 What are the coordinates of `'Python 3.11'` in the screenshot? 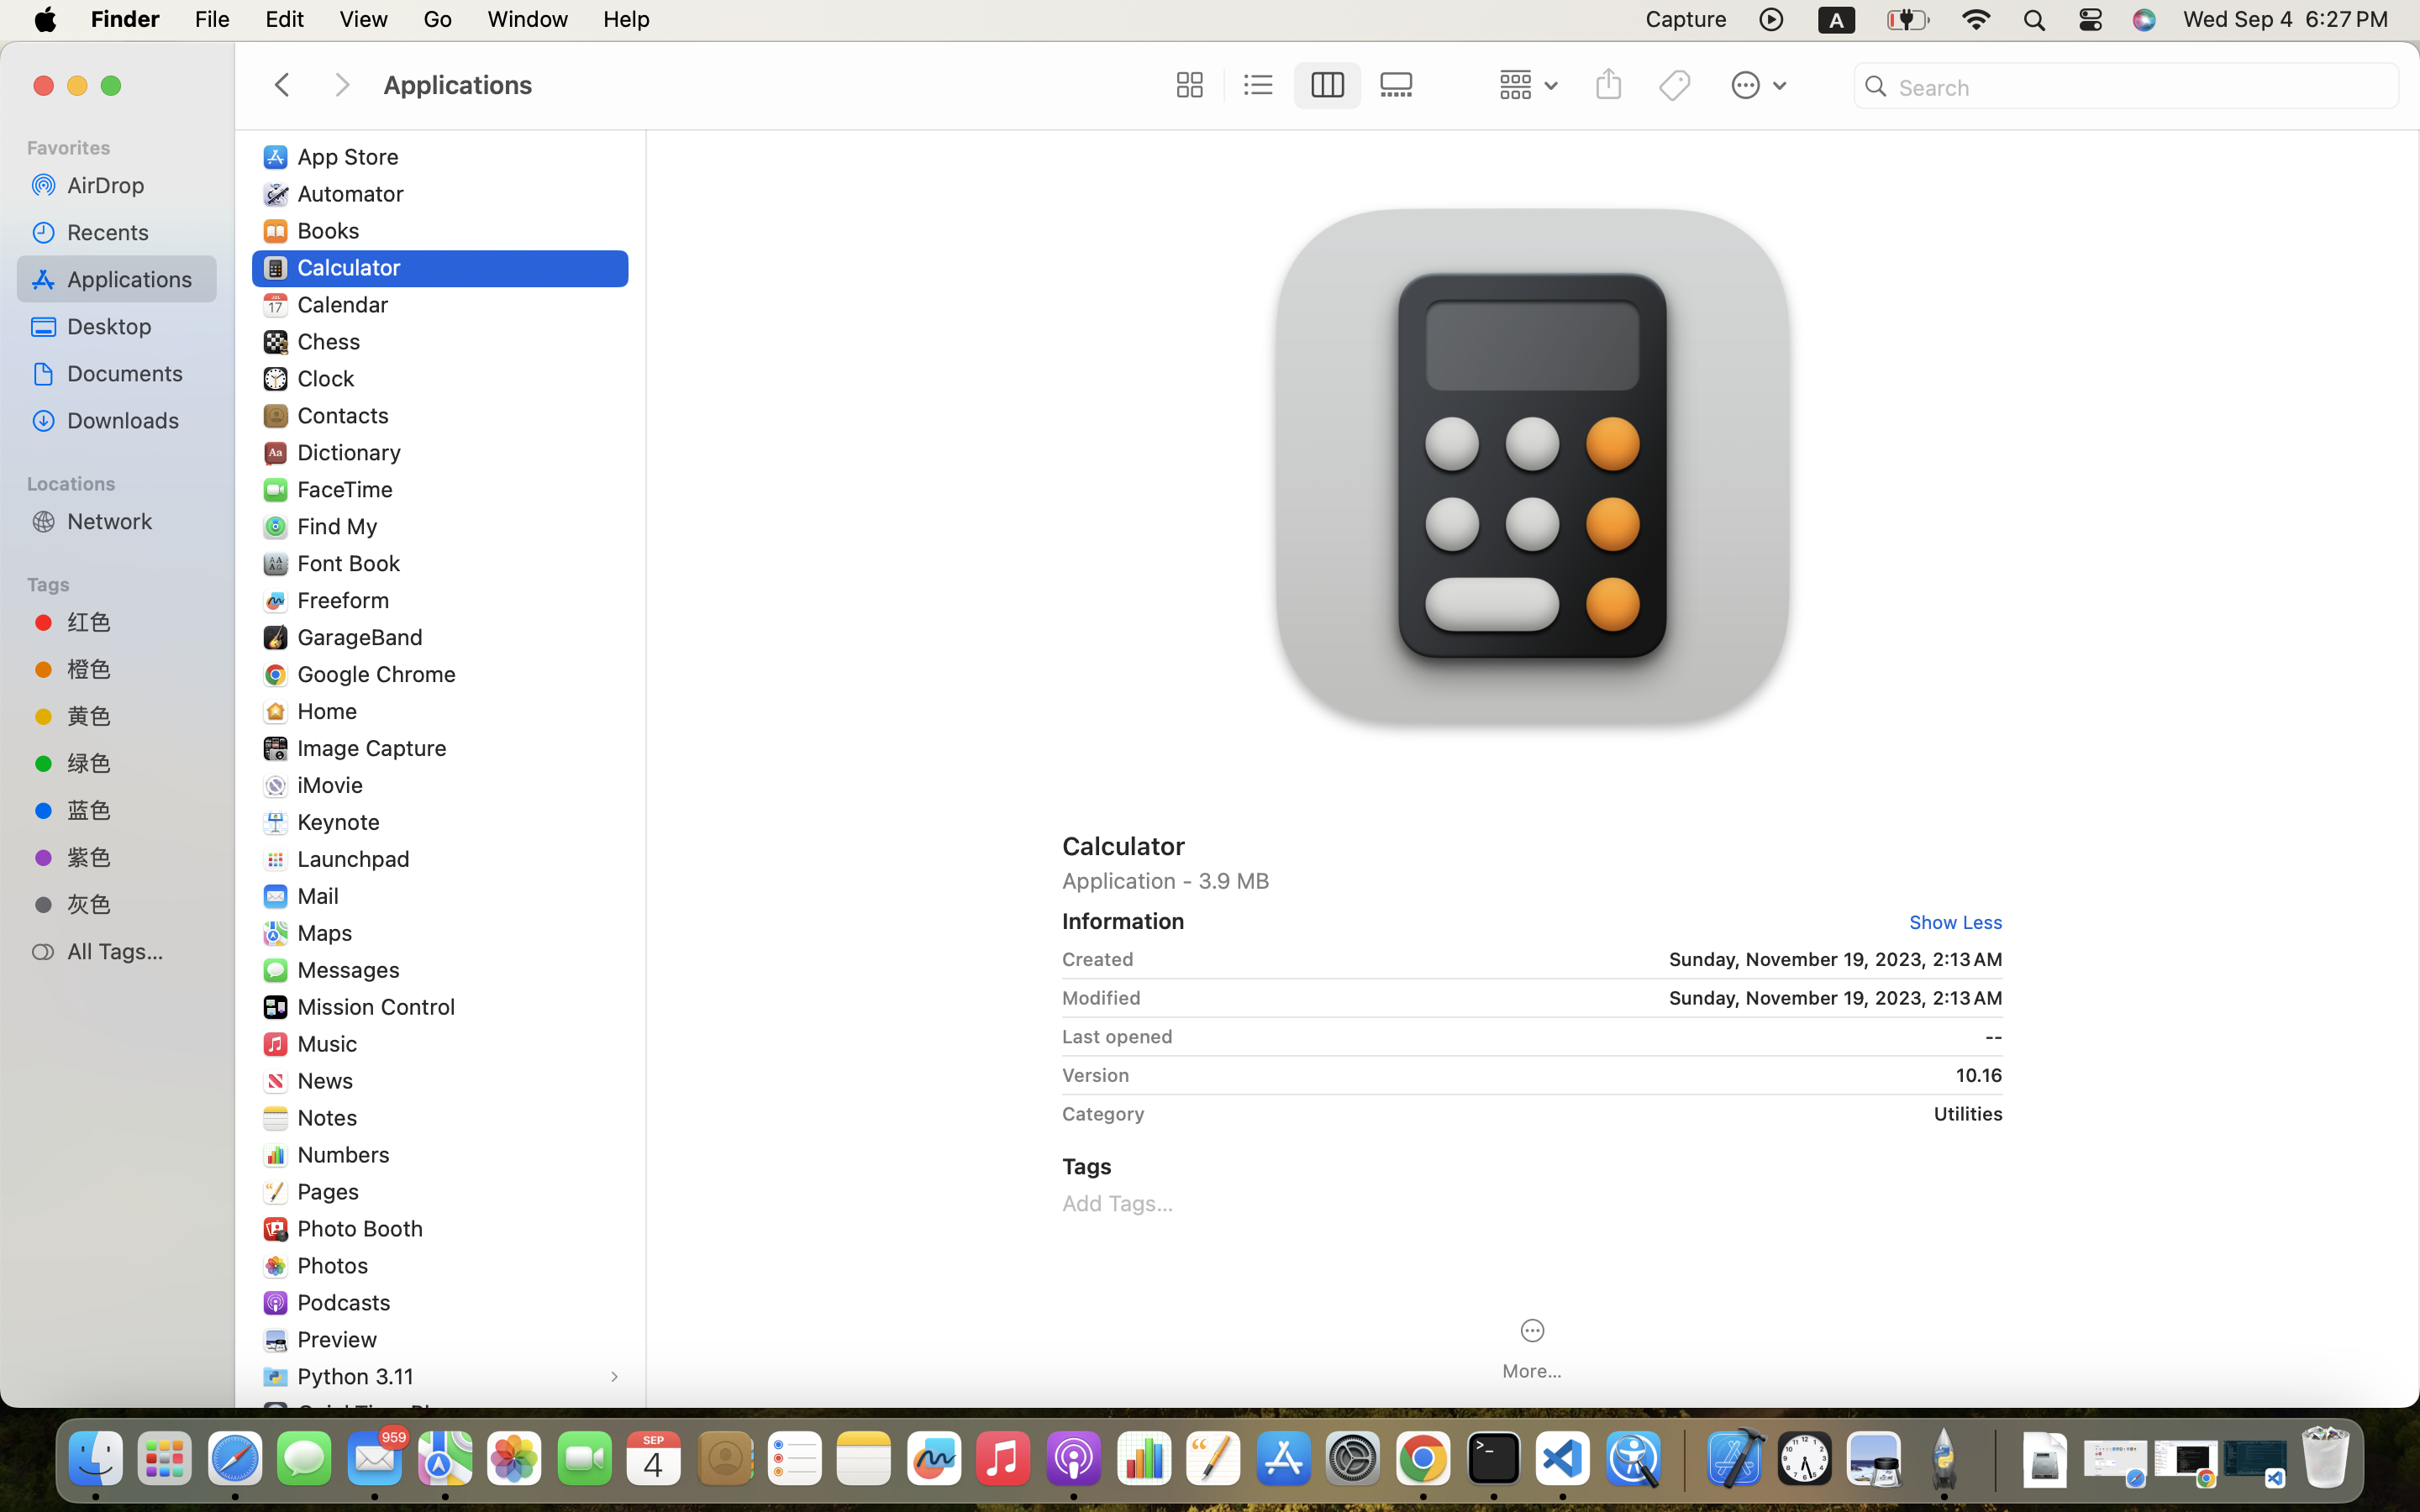 It's located at (358, 1375).